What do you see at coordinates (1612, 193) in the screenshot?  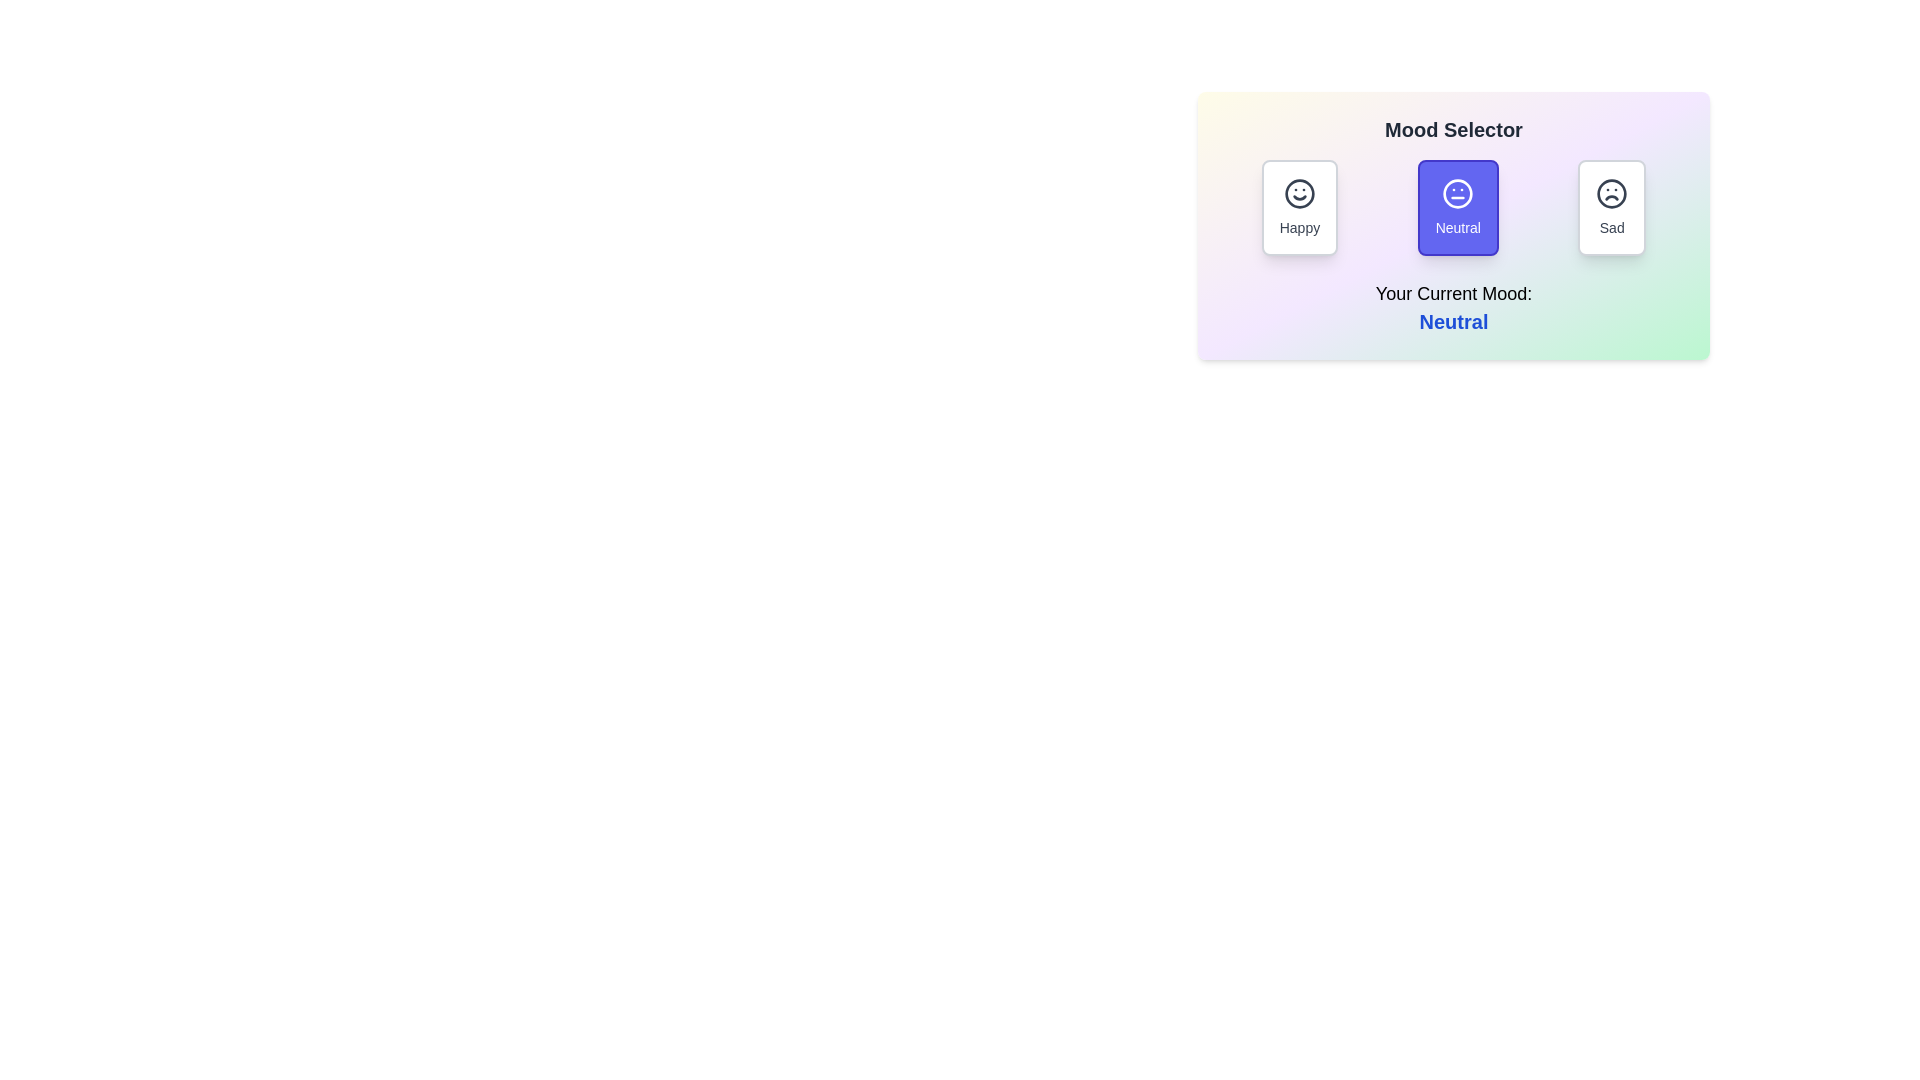 I see `the circular vector graphic component that is part of the sad mood icon, located as the rightmost icon in the Mood Selector section` at bounding box center [1612, 193].